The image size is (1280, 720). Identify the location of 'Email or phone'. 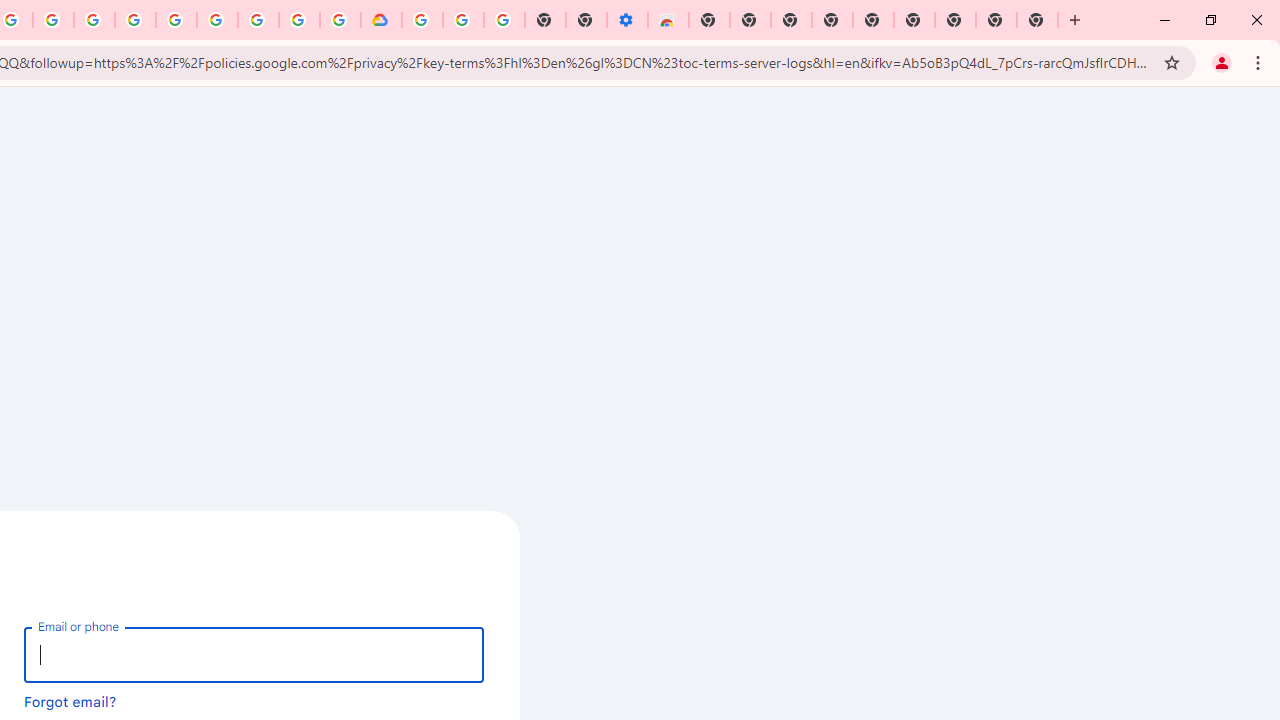
(253, 654).